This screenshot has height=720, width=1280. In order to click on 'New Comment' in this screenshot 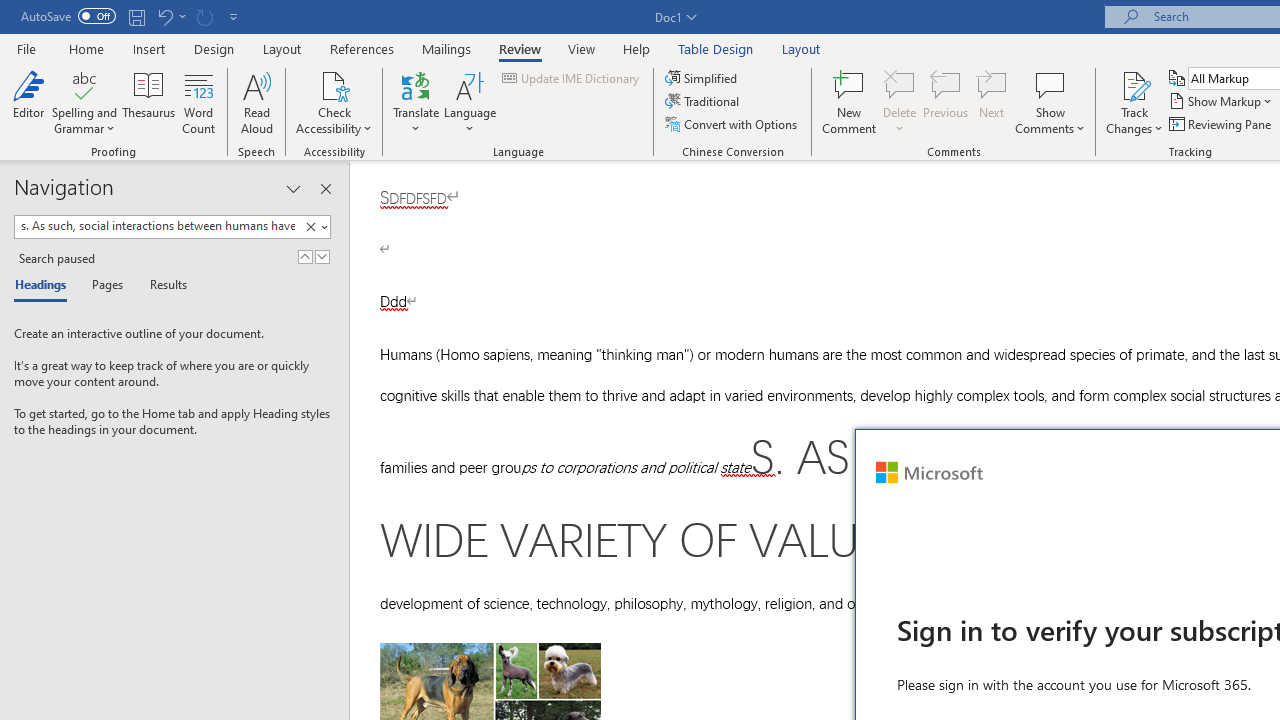, I will do `click(849, 103)`.